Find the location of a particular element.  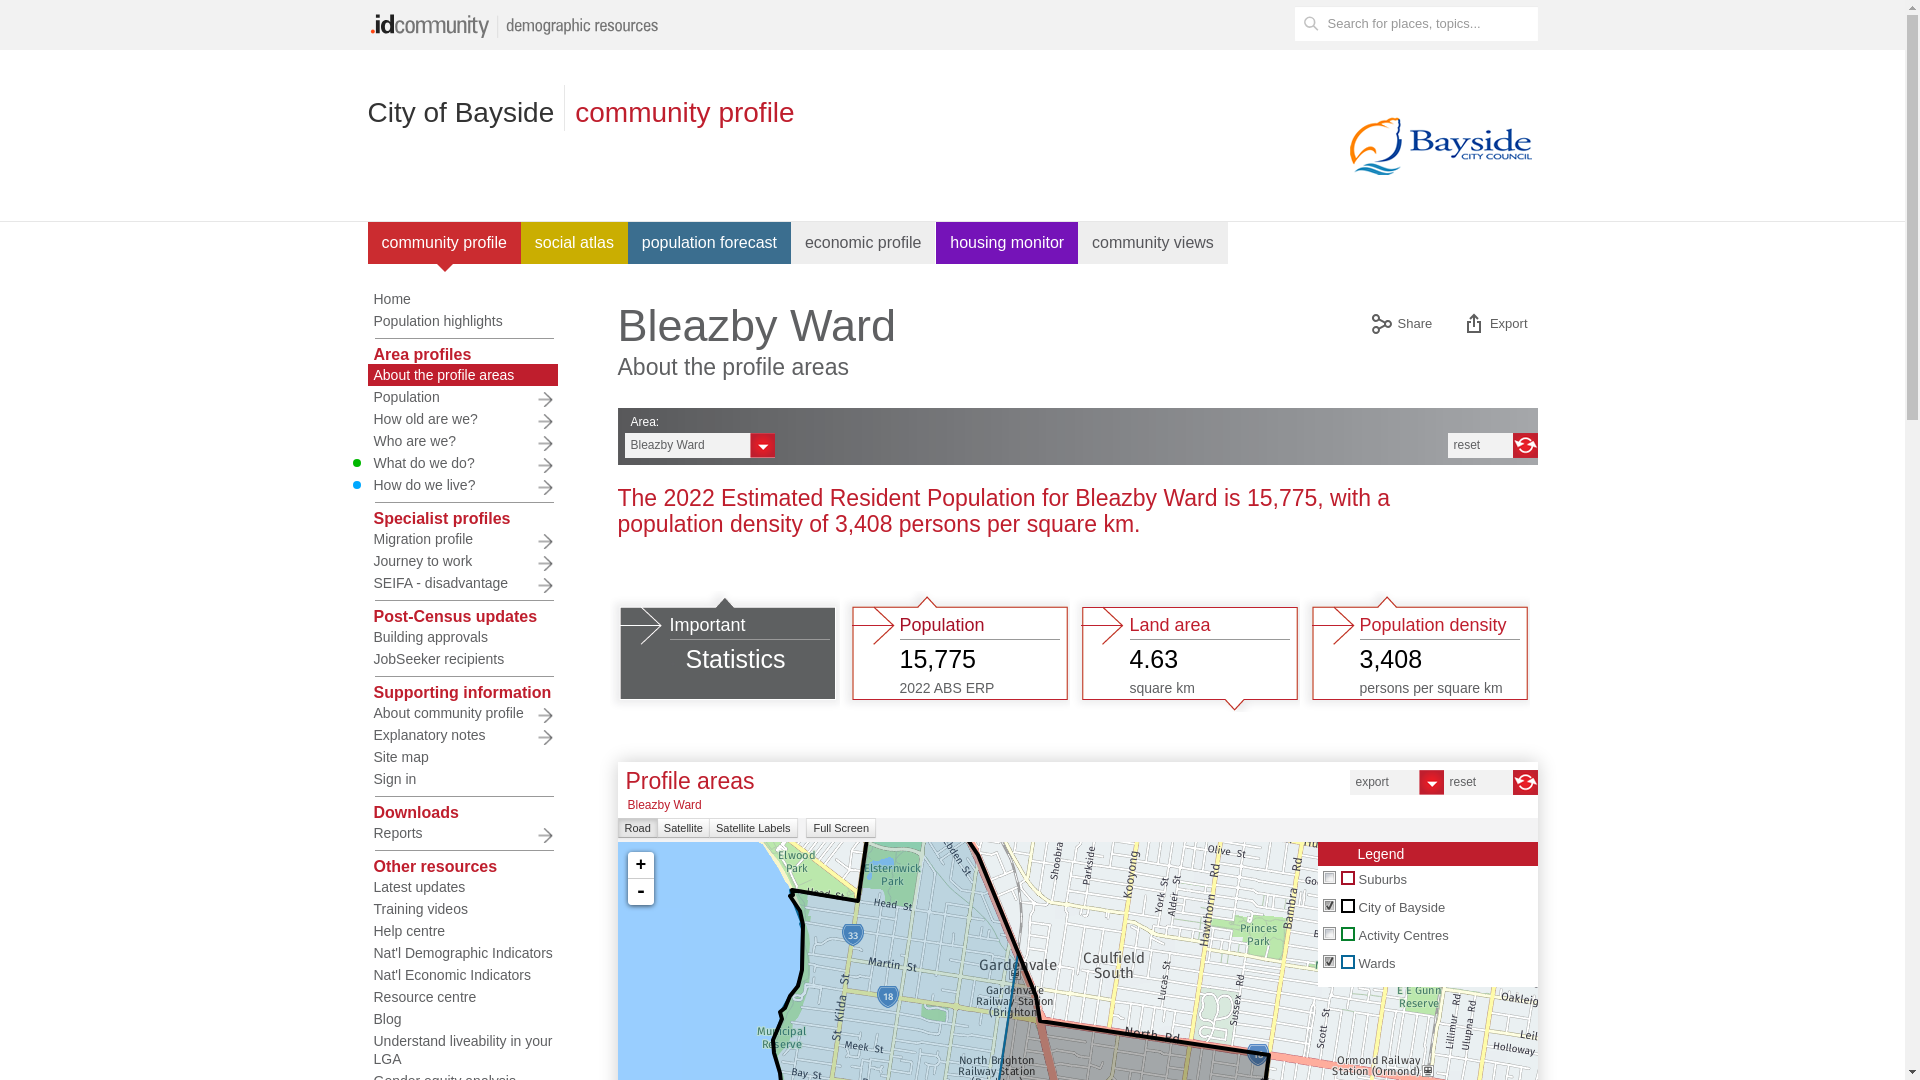

'Building approvals' is located at coordinates (461, 636).